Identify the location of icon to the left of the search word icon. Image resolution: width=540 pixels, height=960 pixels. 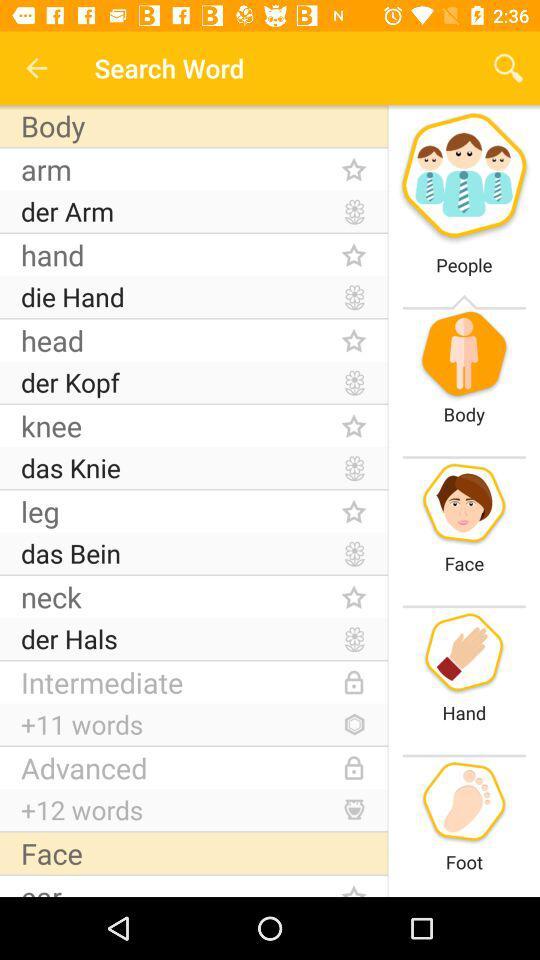
(36, 68).